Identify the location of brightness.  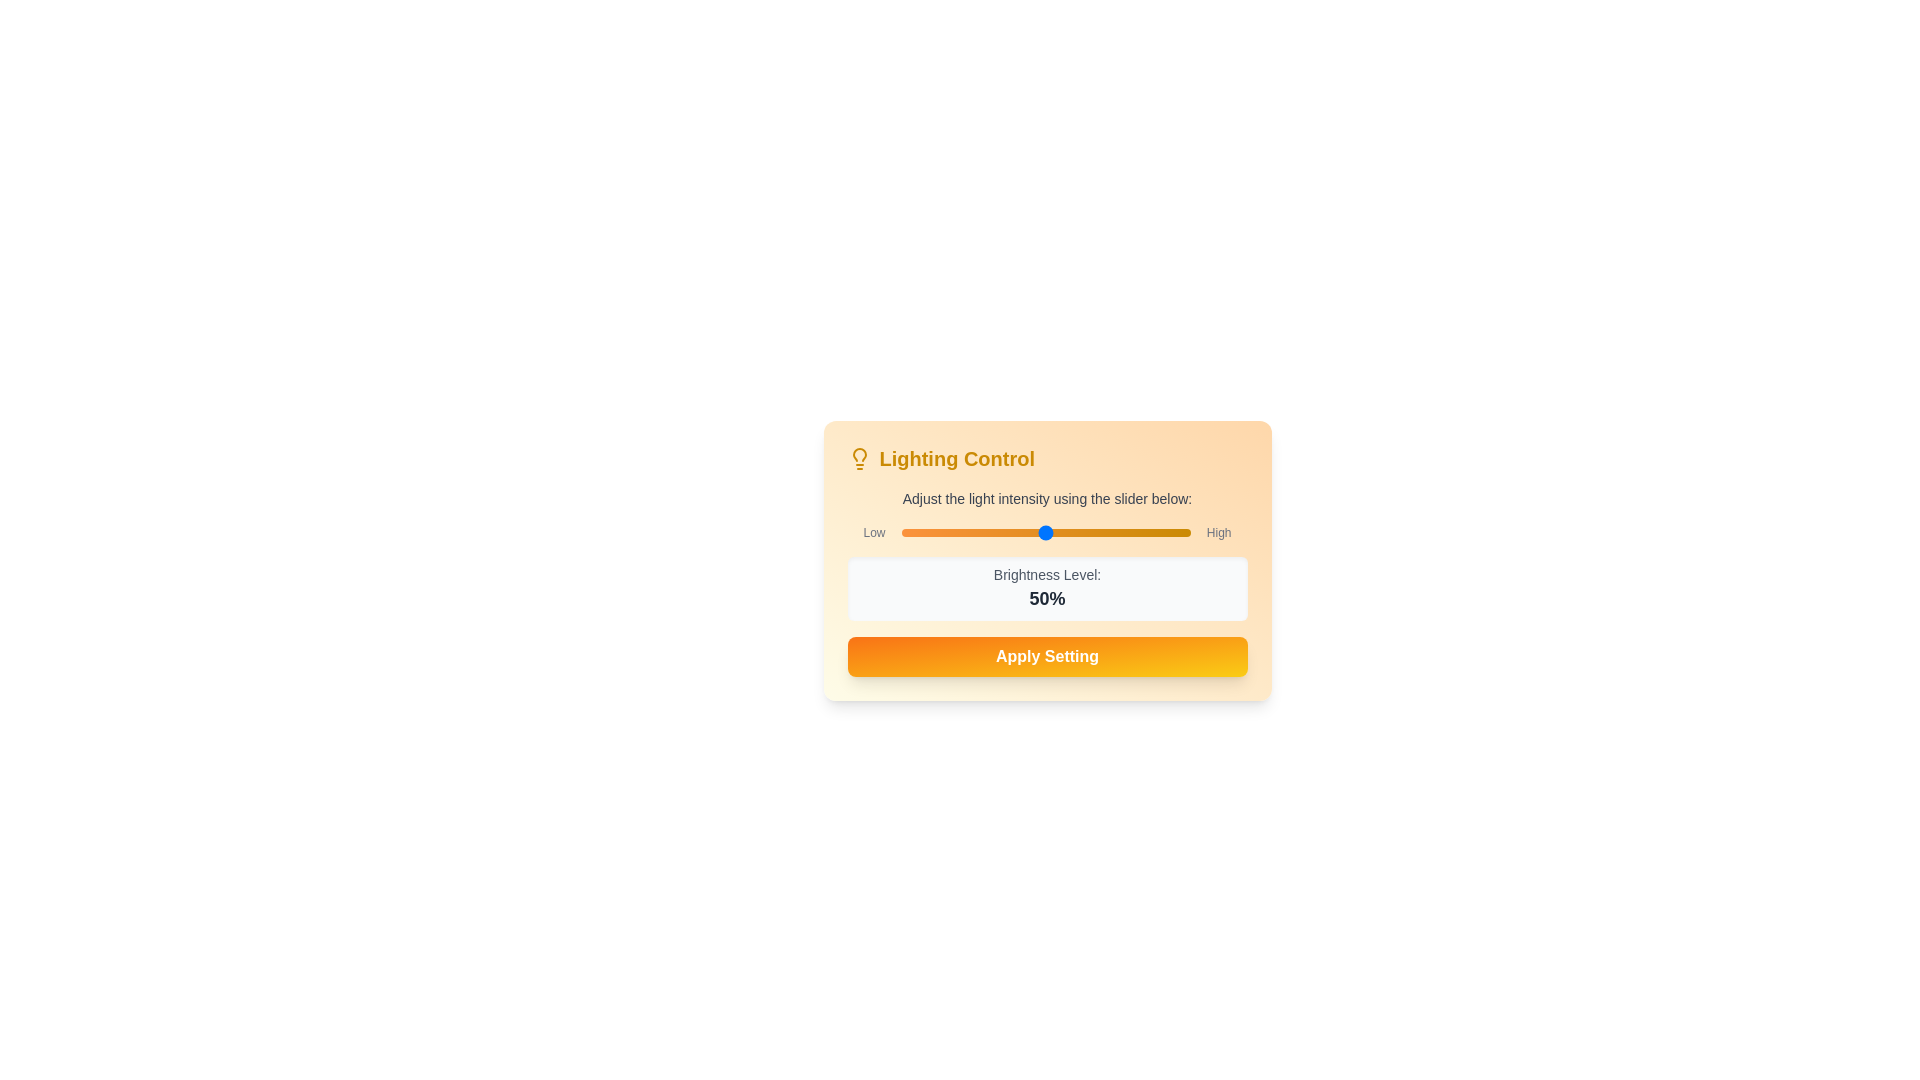
(1088, 531).